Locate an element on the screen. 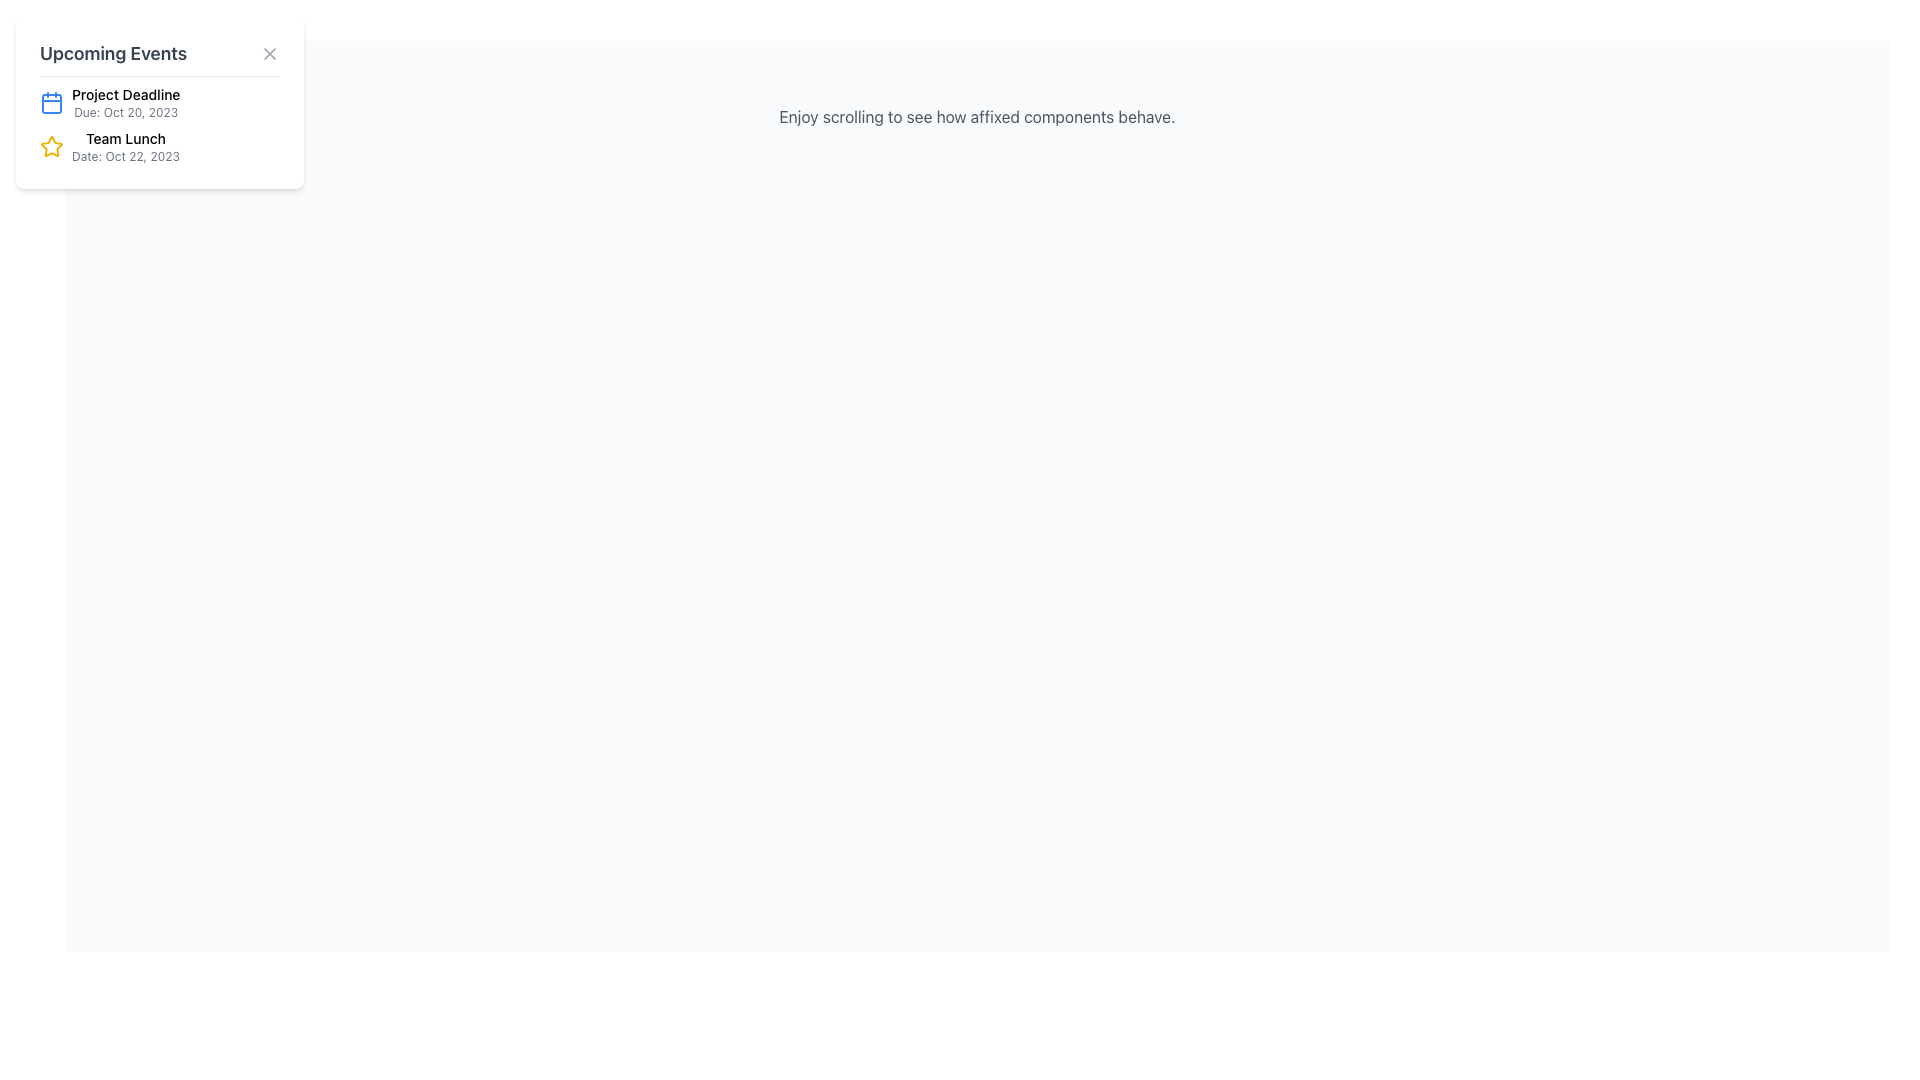 The width and height of the screenshot is (1920, 1080). the yellow star icon with a hollow center, styled with a stroke outline, located in the 'Upcoming Events' section is located at coordinates (52, 145).